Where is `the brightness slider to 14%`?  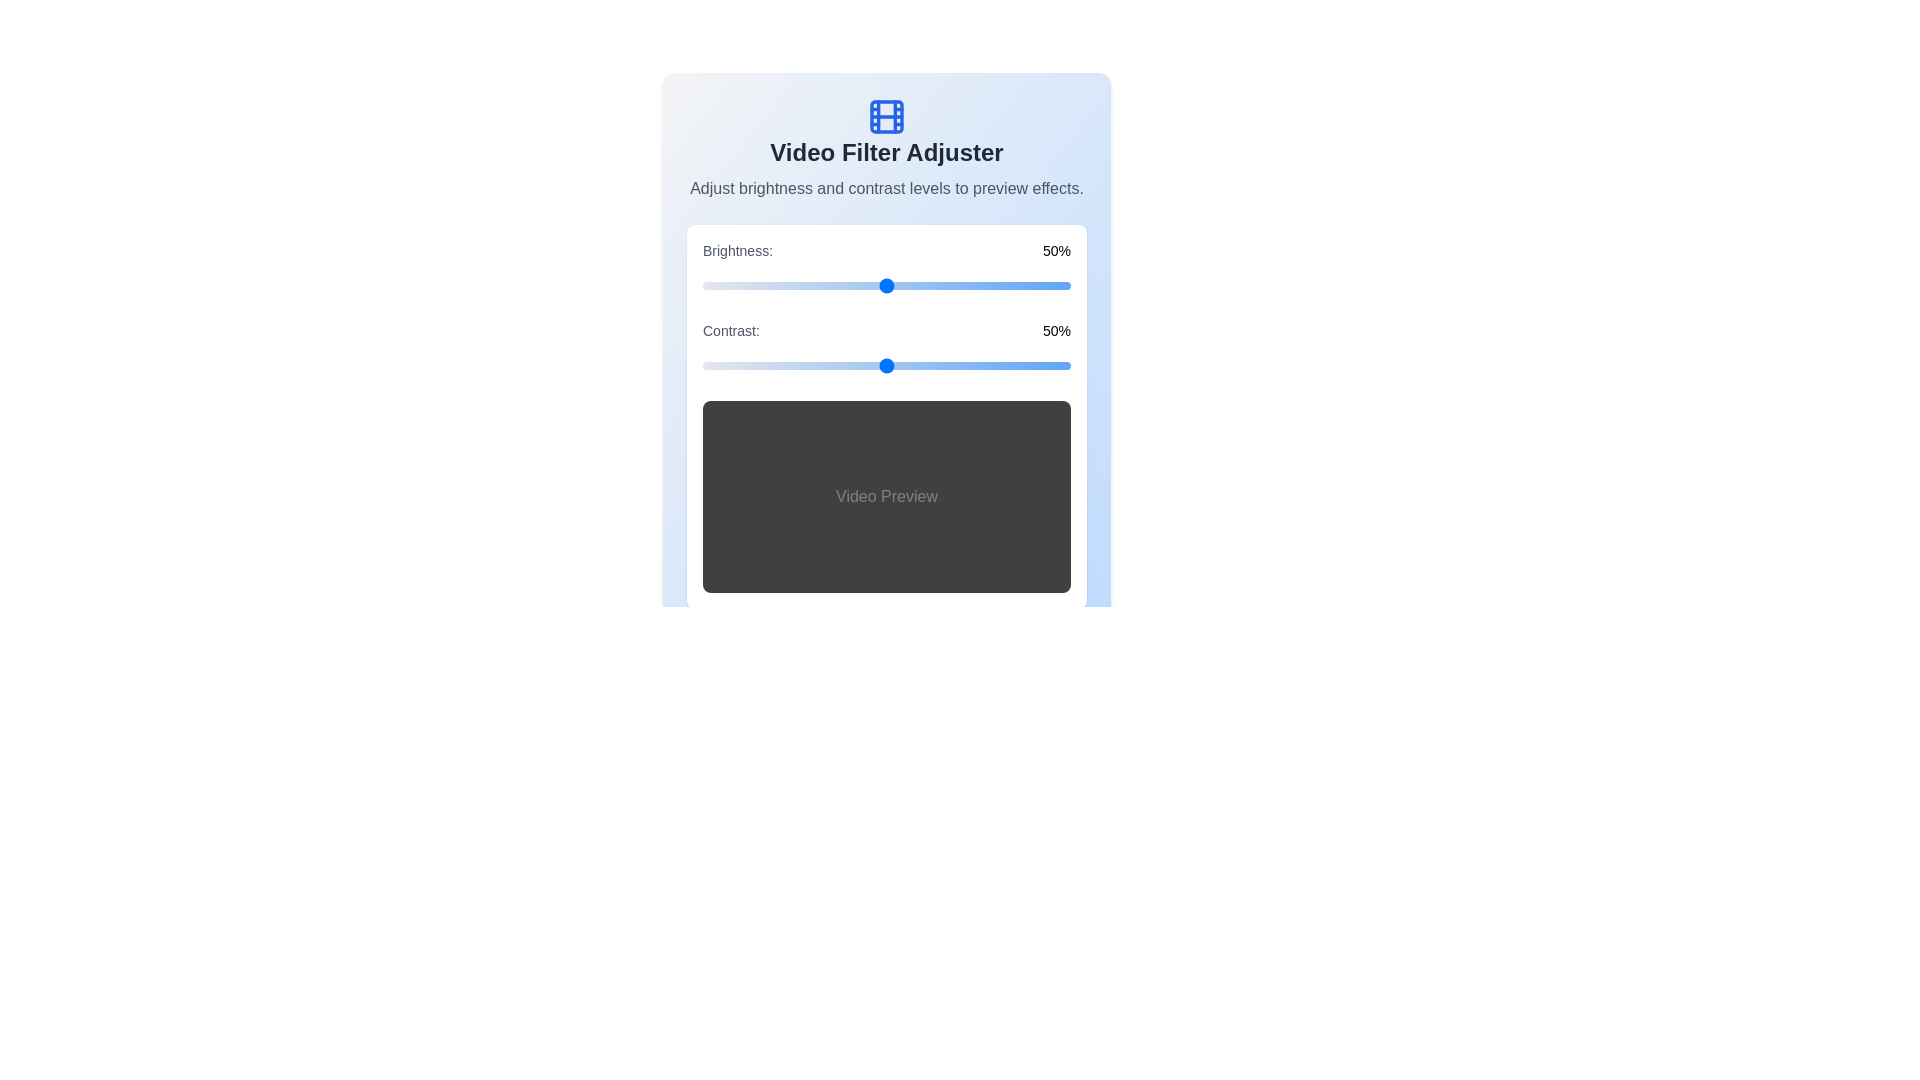
the brightness slider to 14% is located at coordinates (753, 285).